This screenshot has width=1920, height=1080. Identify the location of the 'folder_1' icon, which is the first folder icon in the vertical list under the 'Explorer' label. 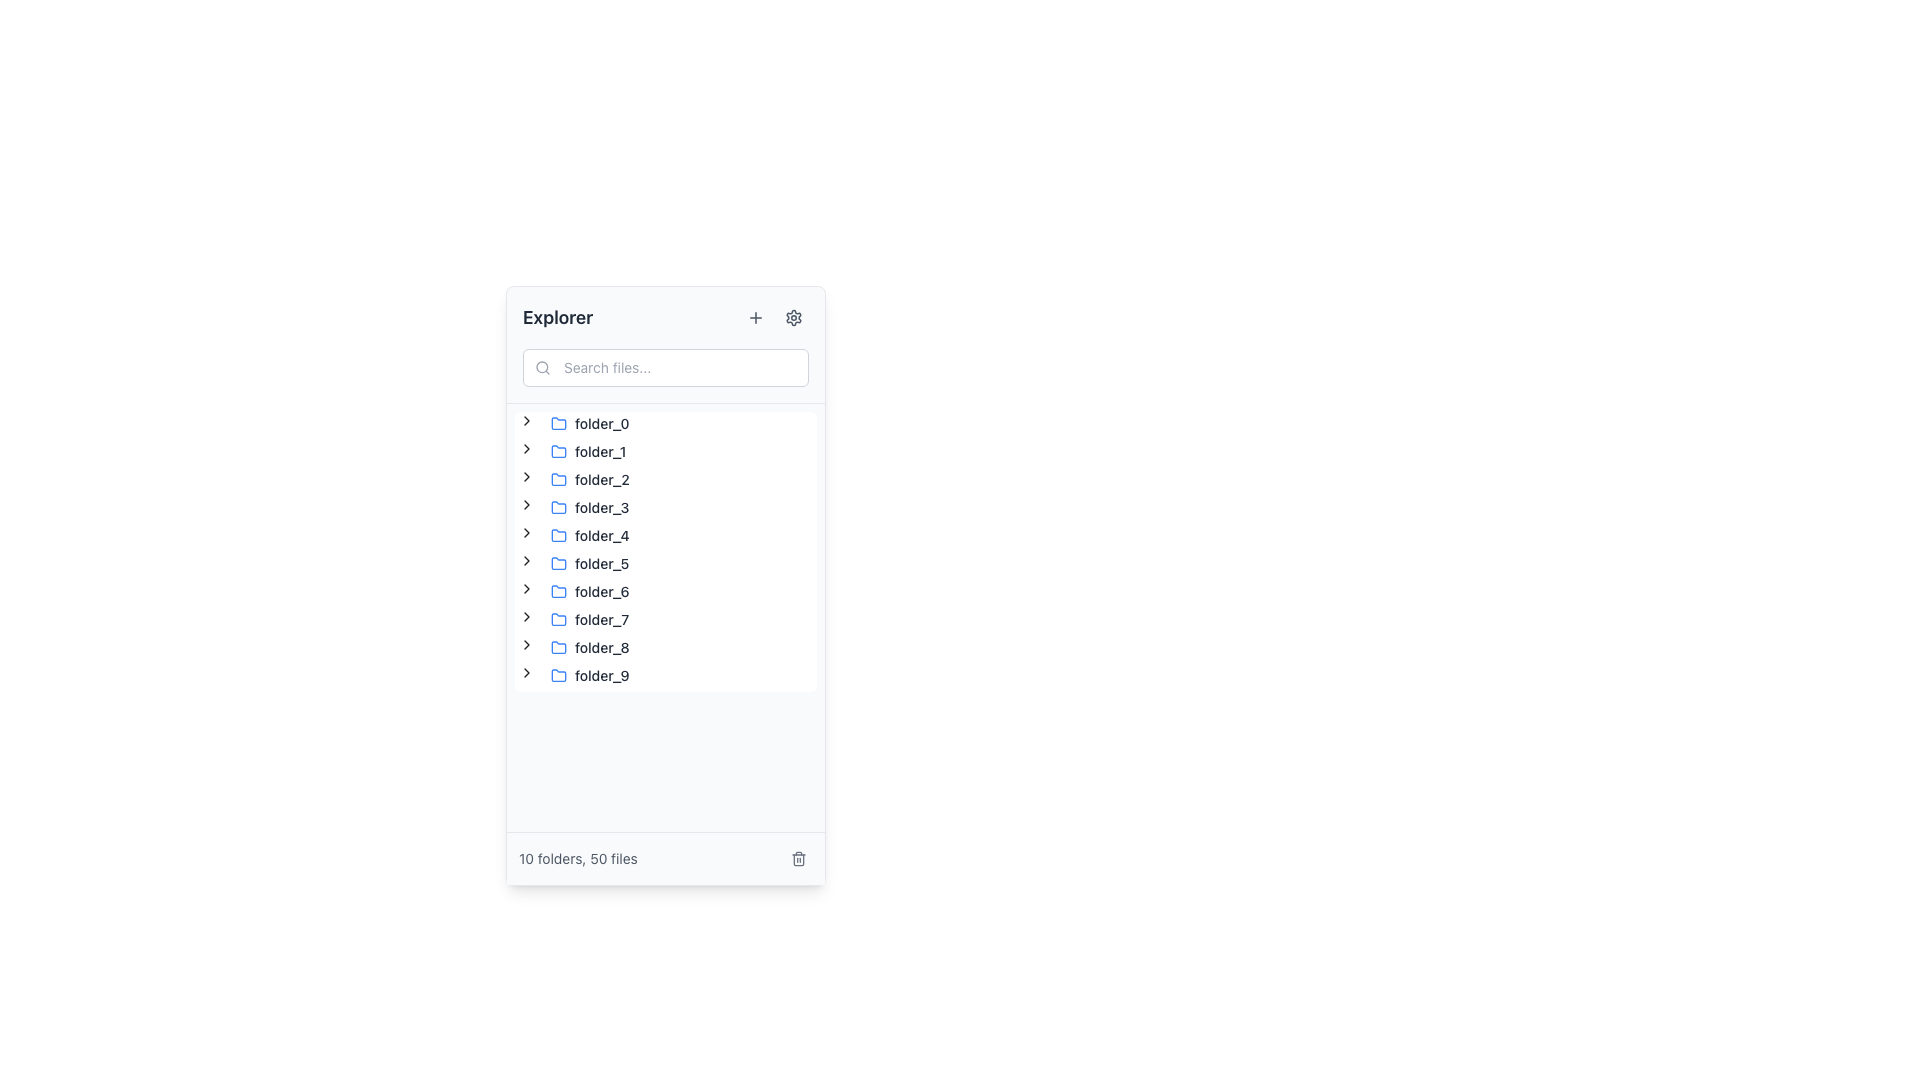
(558, 451).